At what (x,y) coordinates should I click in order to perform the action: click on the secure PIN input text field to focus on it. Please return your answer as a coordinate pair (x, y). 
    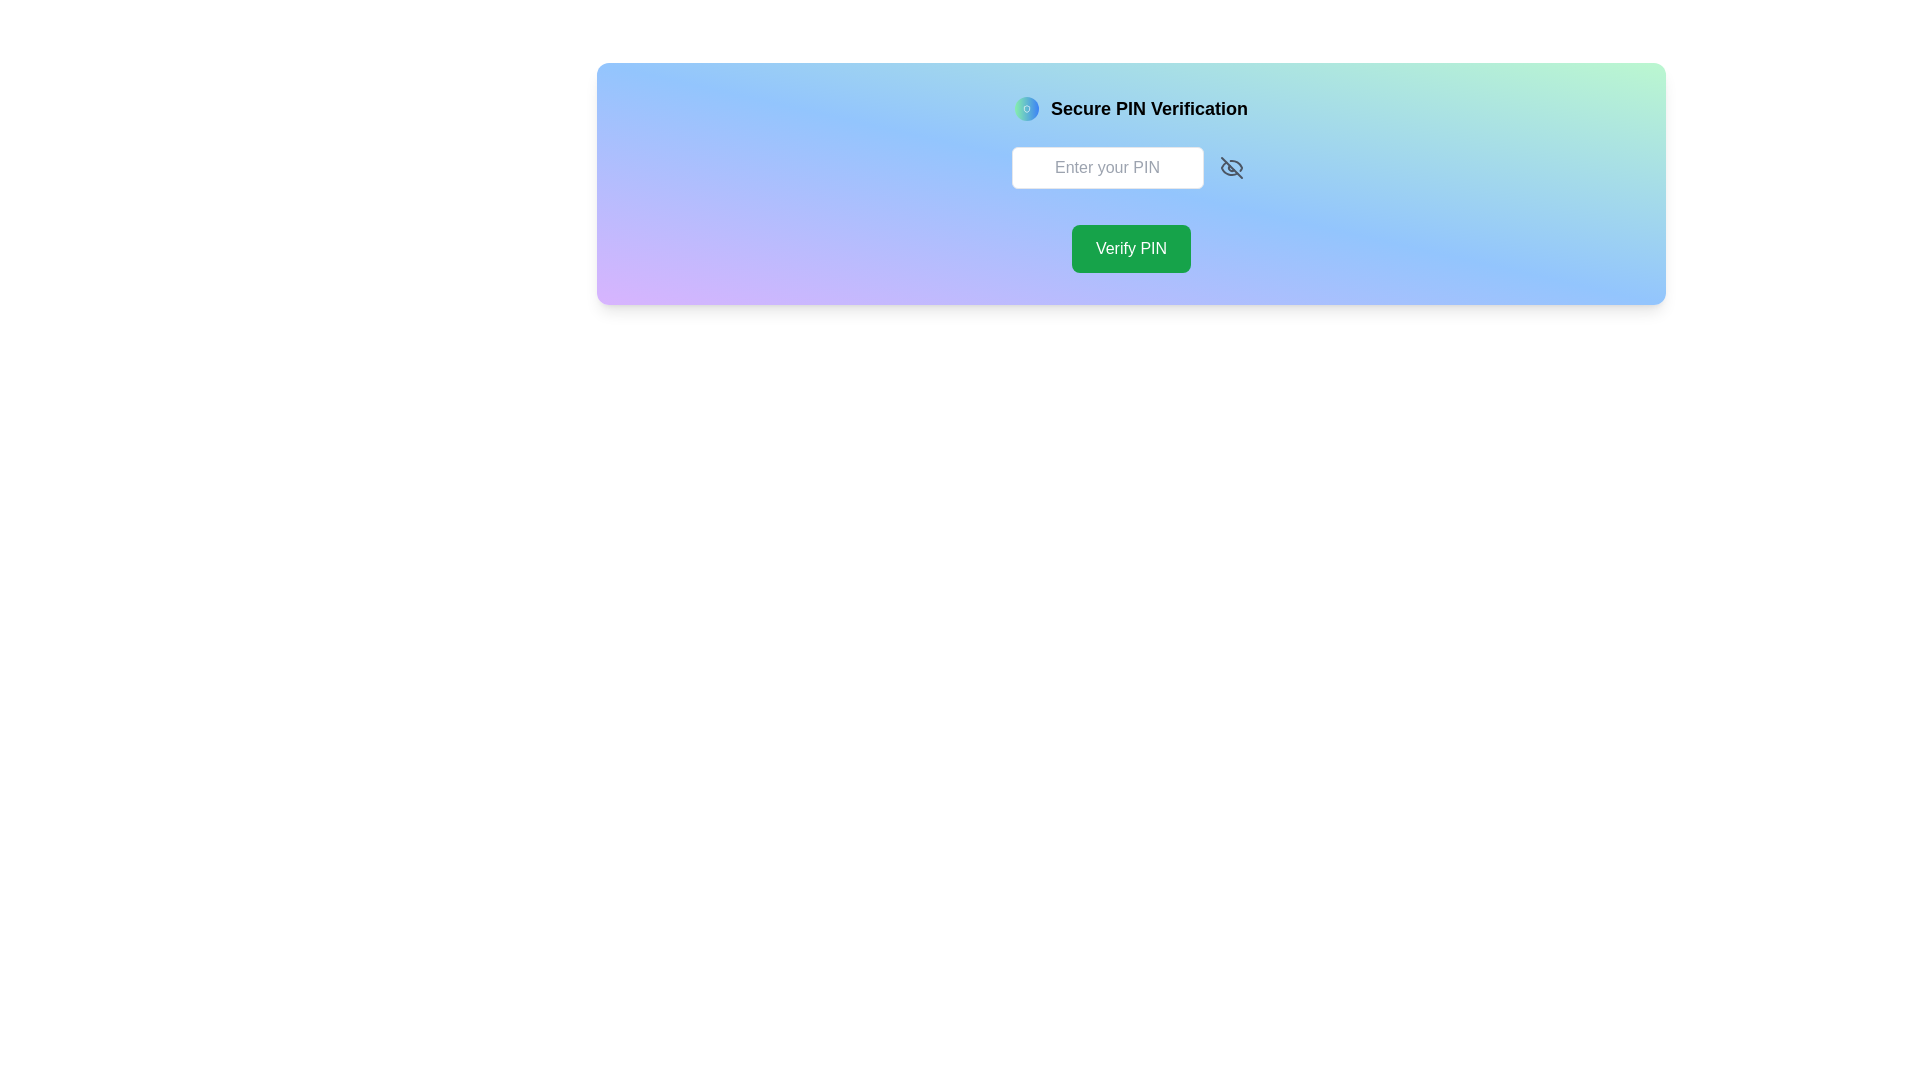
    Looking at the image, I should click on (1106, 167).